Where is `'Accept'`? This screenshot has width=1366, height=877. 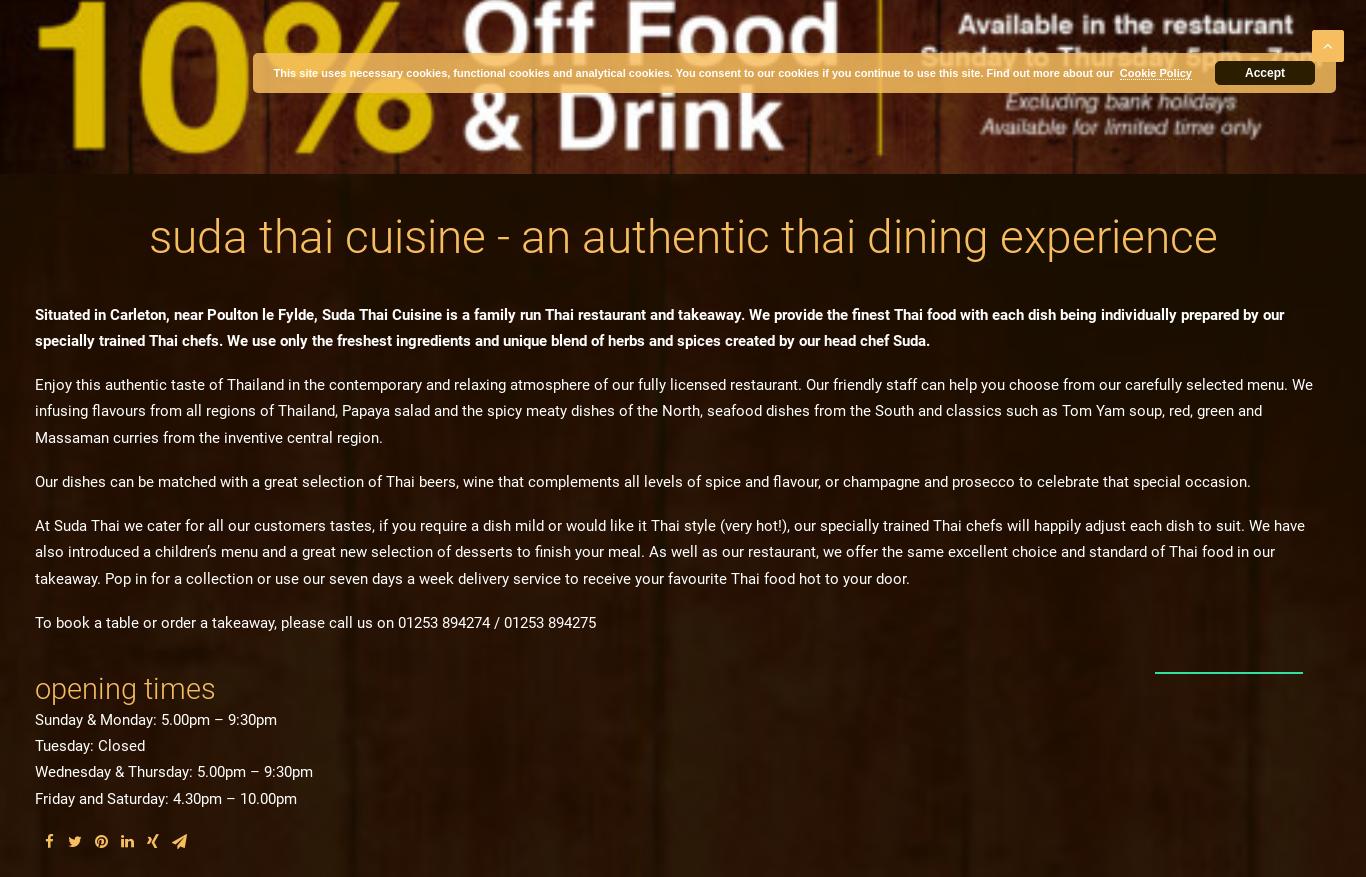
'Accept' is located at coordinates (1244, 72).